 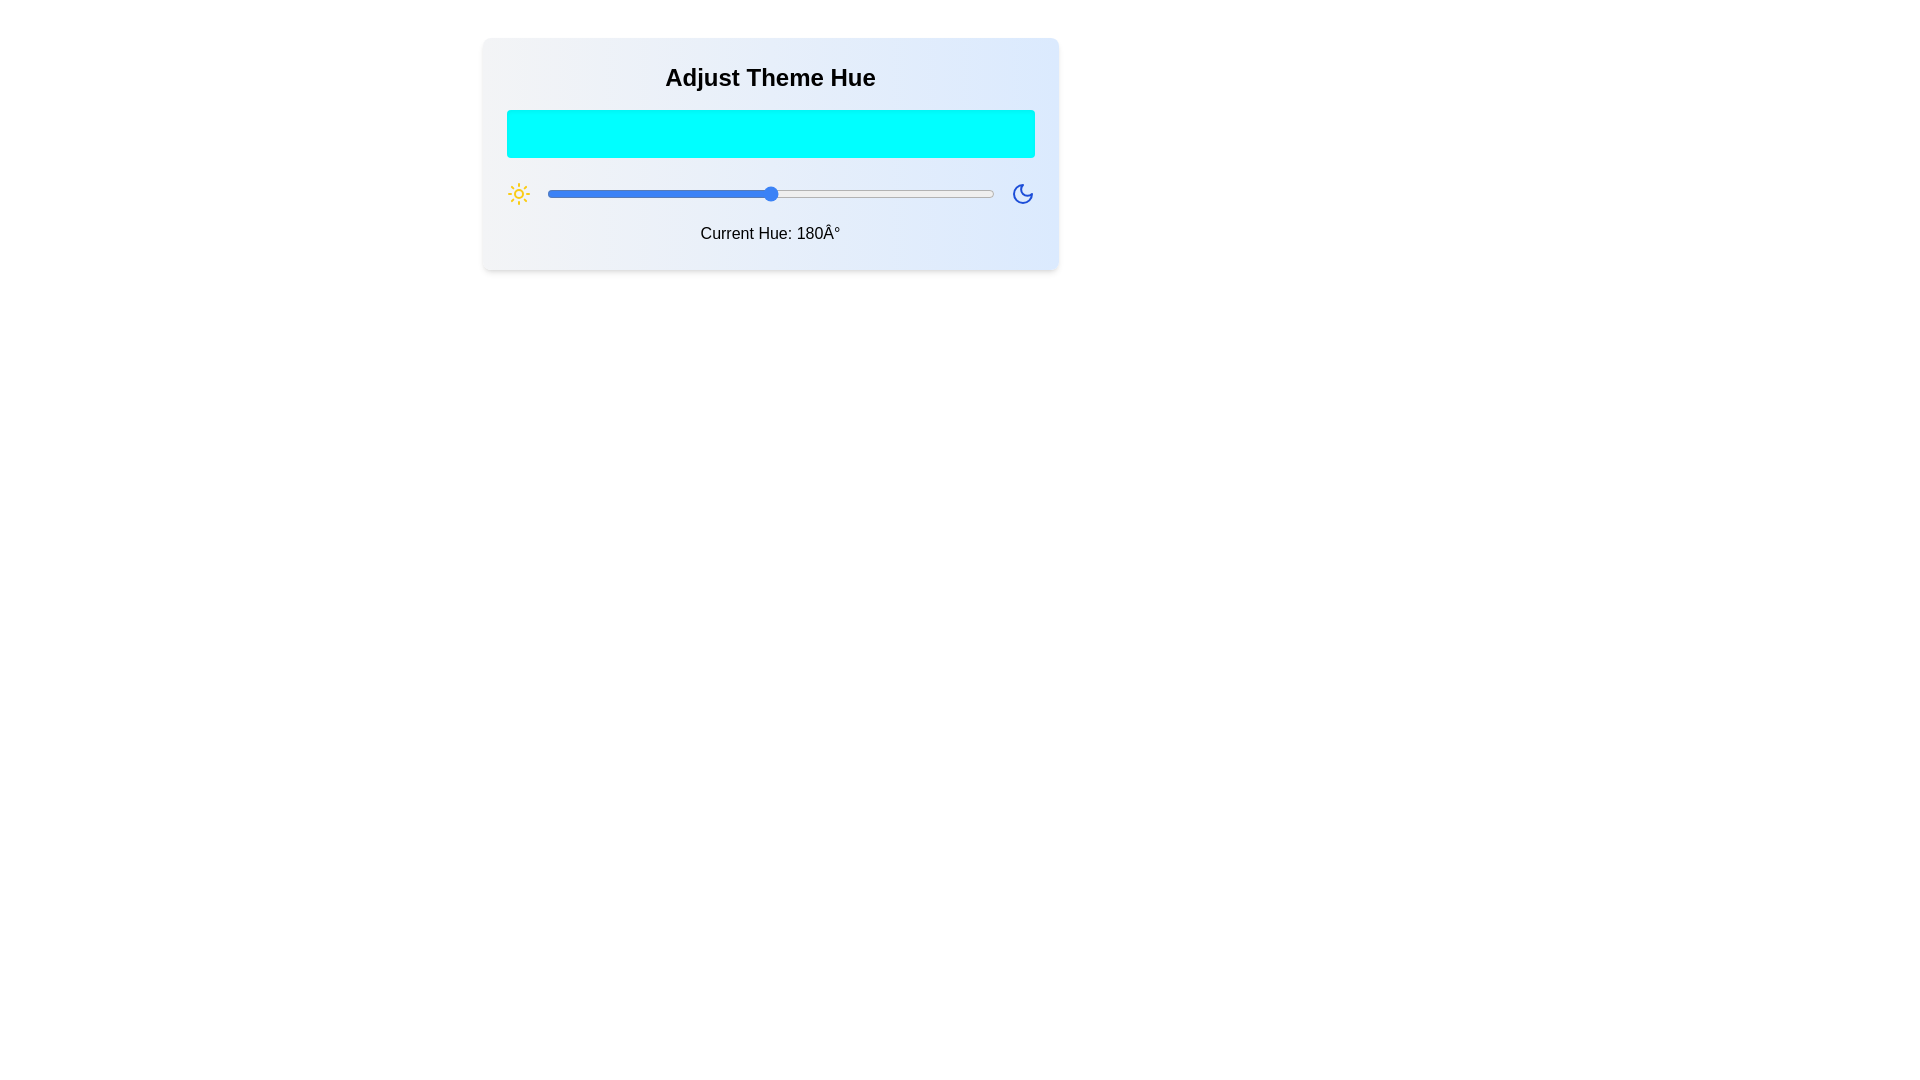 I want to click on the hue to 148 degrees by dragging the slider, so click(x=729, y=193).